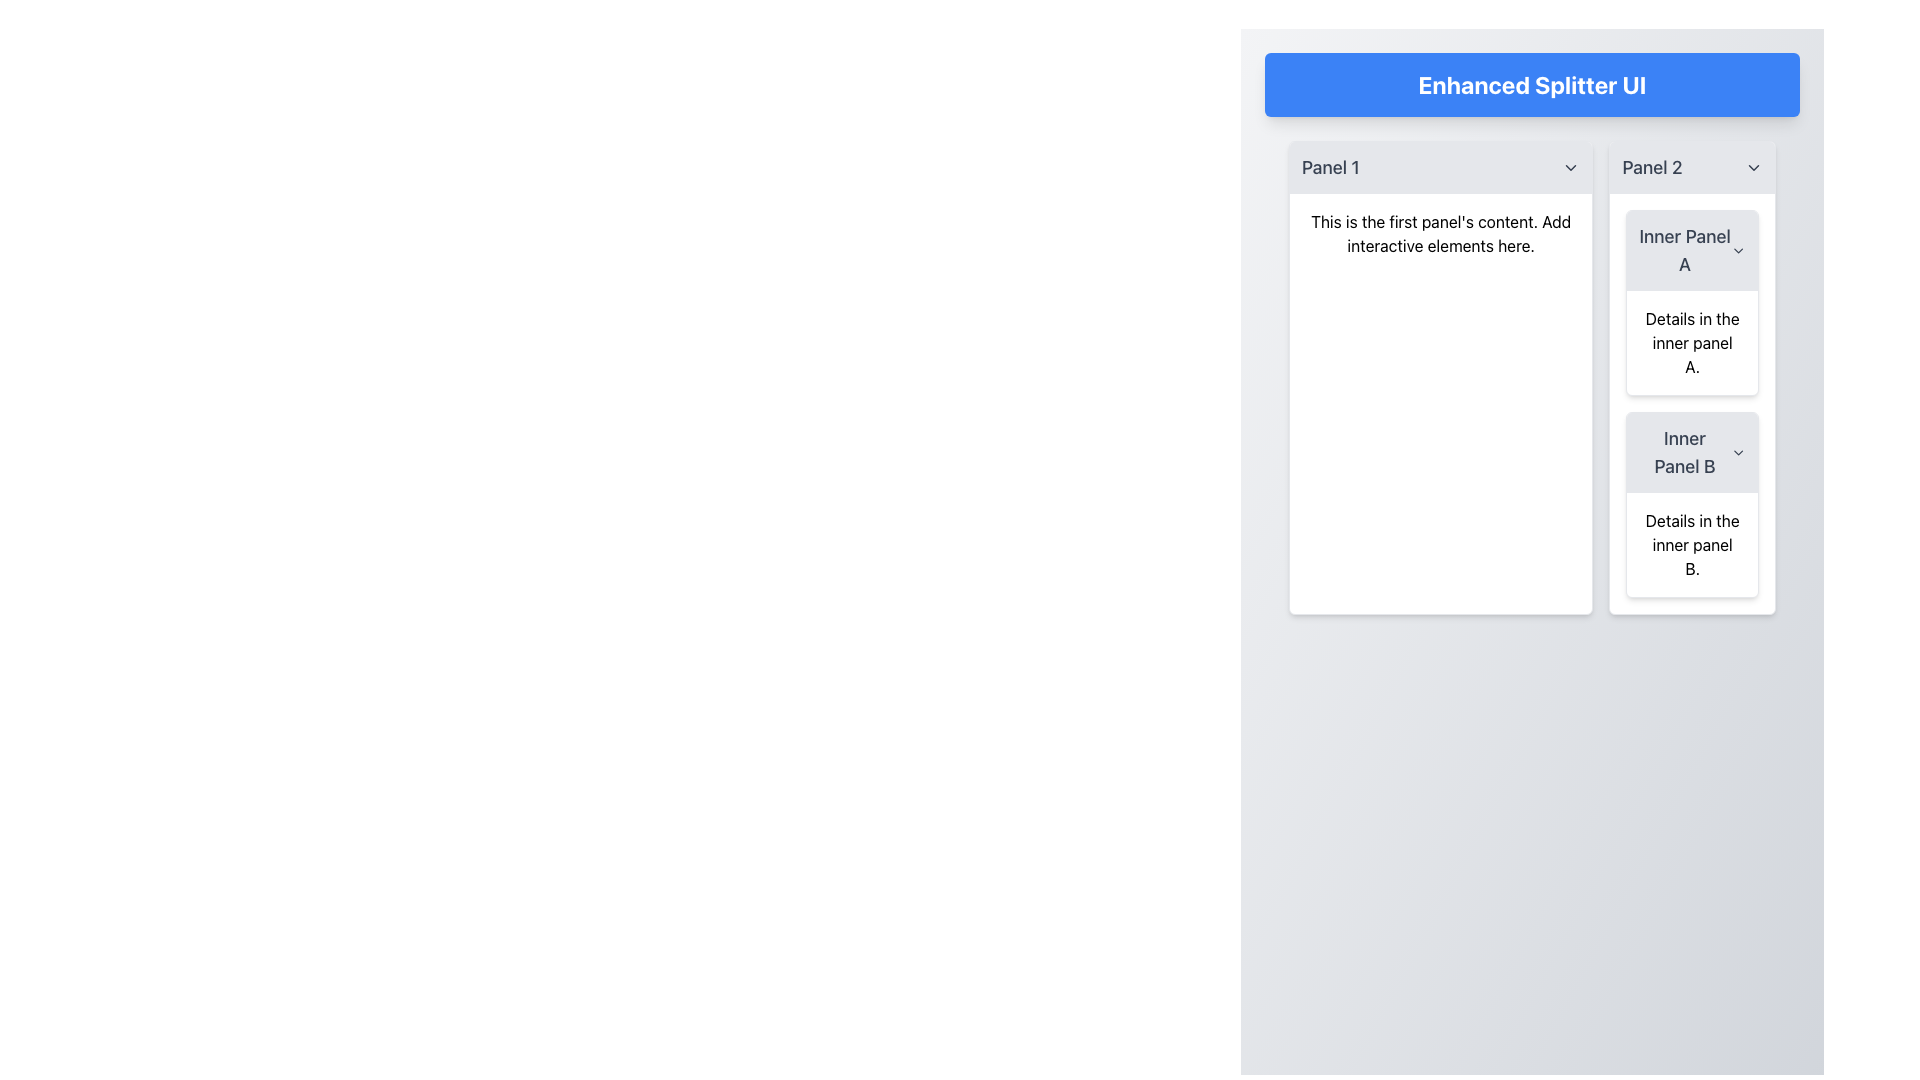  What do you see at coordinates (1691, 544) in the screenshot?
I see `text block that displays 'Details in the inner panel B' located within the 'Inner Panel B' sub-panel under 'Panel 2'` at bounding box center [1691, 544].